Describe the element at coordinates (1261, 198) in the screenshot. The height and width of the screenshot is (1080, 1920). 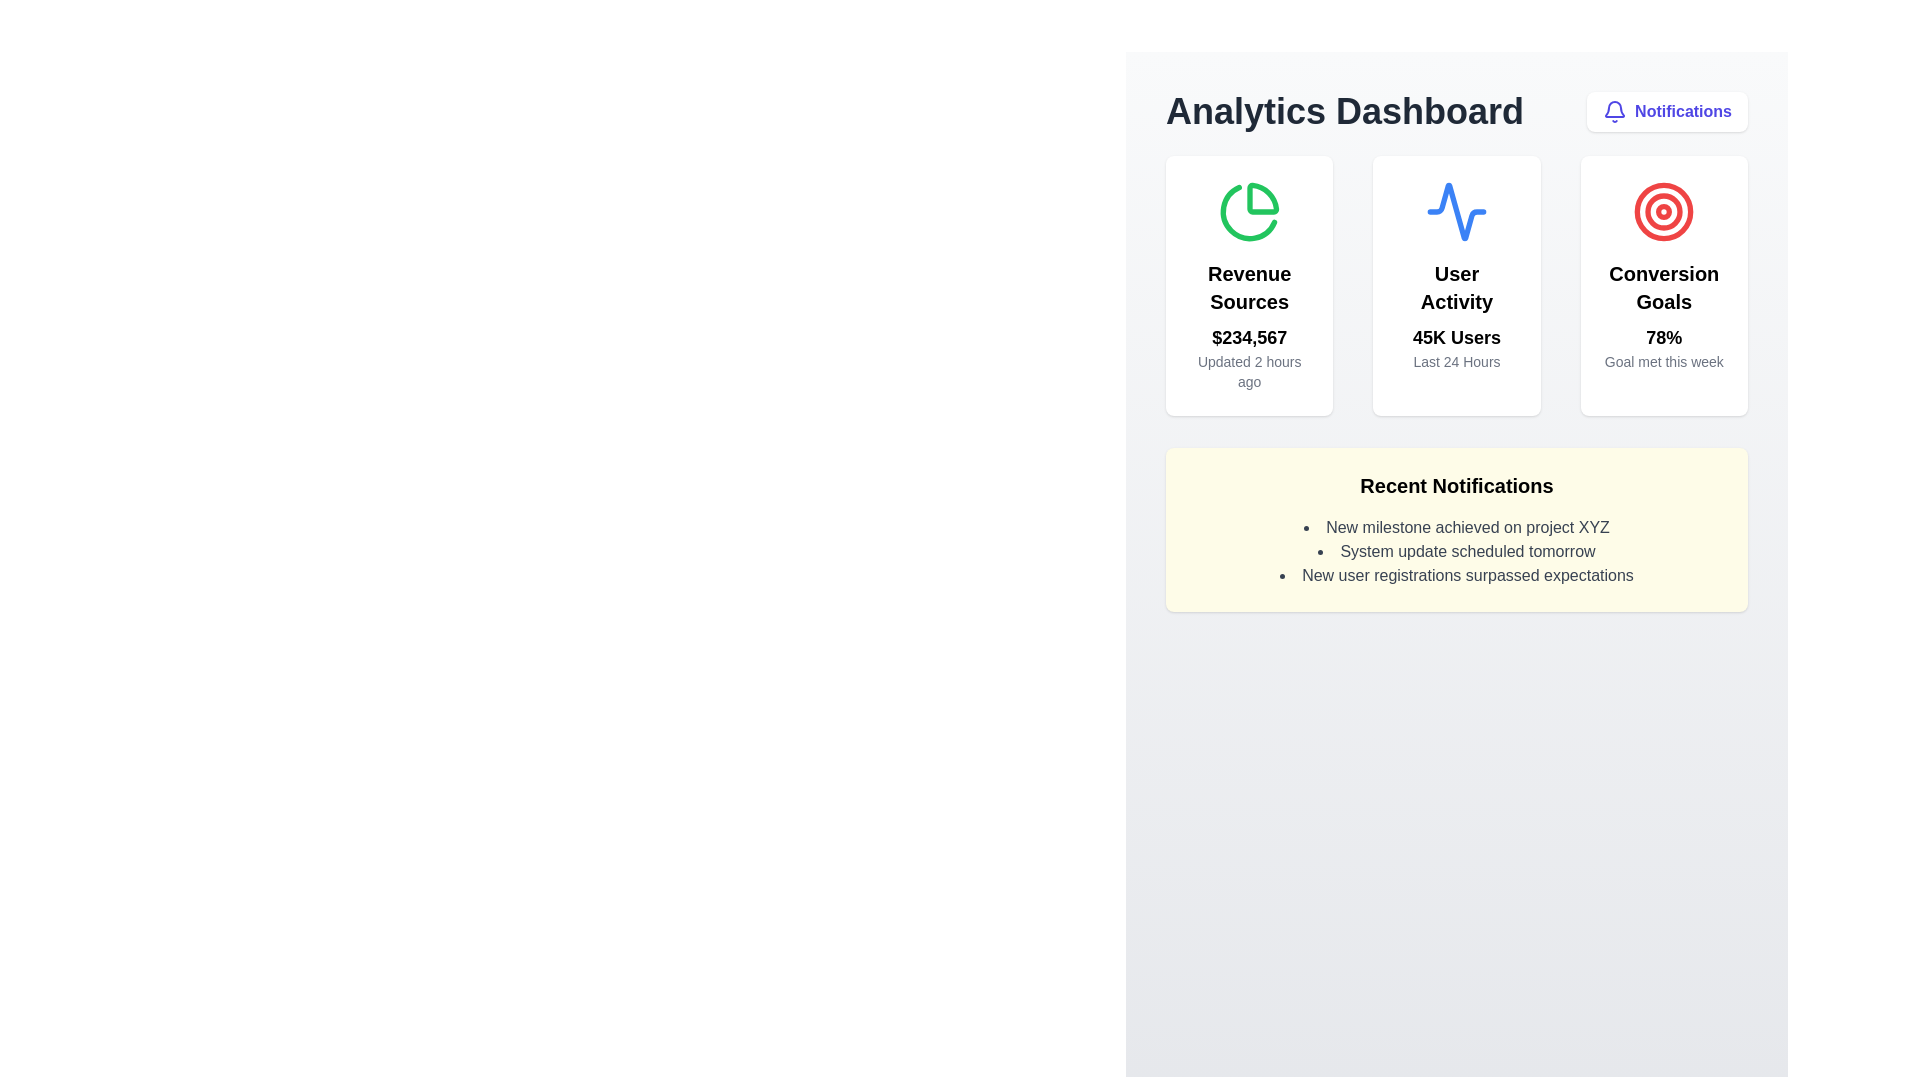
I see `the top-right segment of the pie chart icon, which is styled with a green stroke and located in the top-left card of a dashboard interface` at that location.